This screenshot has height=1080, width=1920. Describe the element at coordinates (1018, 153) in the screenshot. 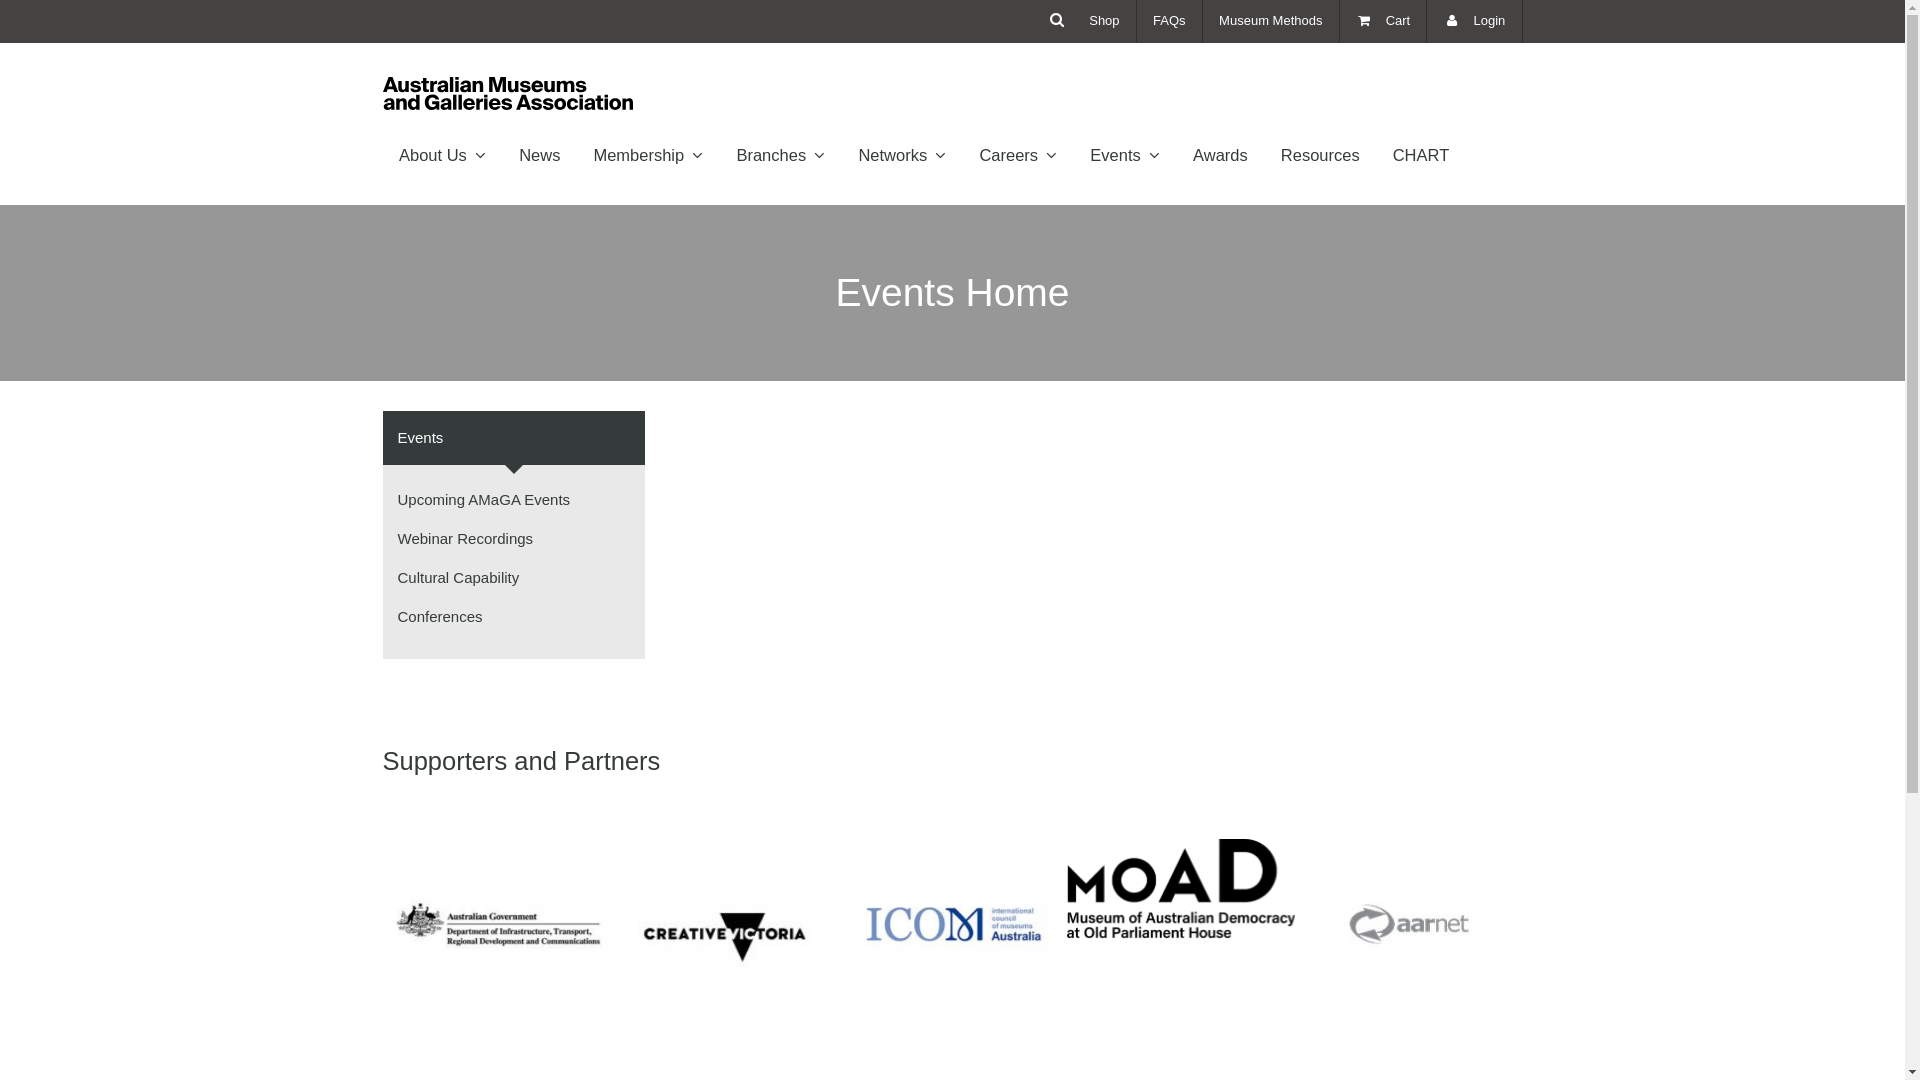

I see `'Careers'` at that location.